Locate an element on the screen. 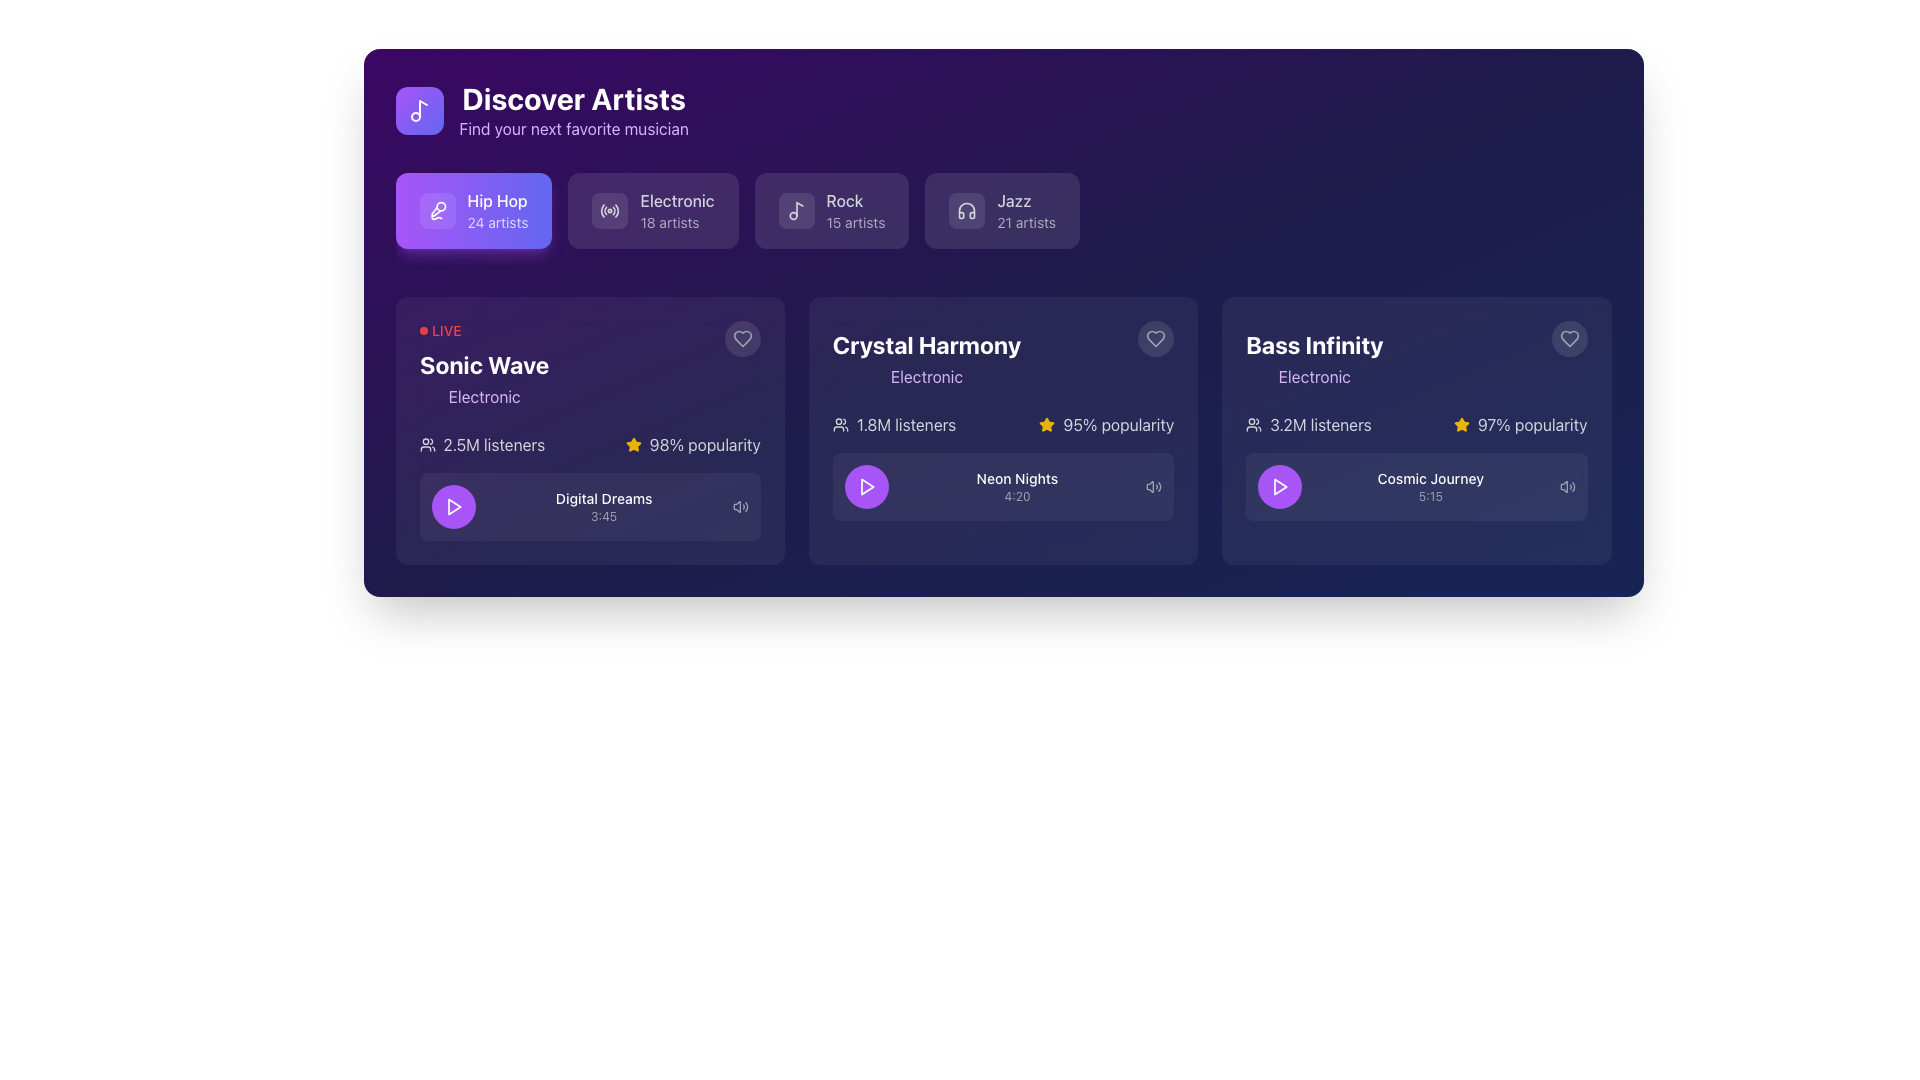 The image size is (1920, 1080). the 'Electronic' text label which is styled in a larger, bold font and is located between 'Hip Hop' and 'Rock' under the 'Discover Artists' header is located at coordinates (677, 211).